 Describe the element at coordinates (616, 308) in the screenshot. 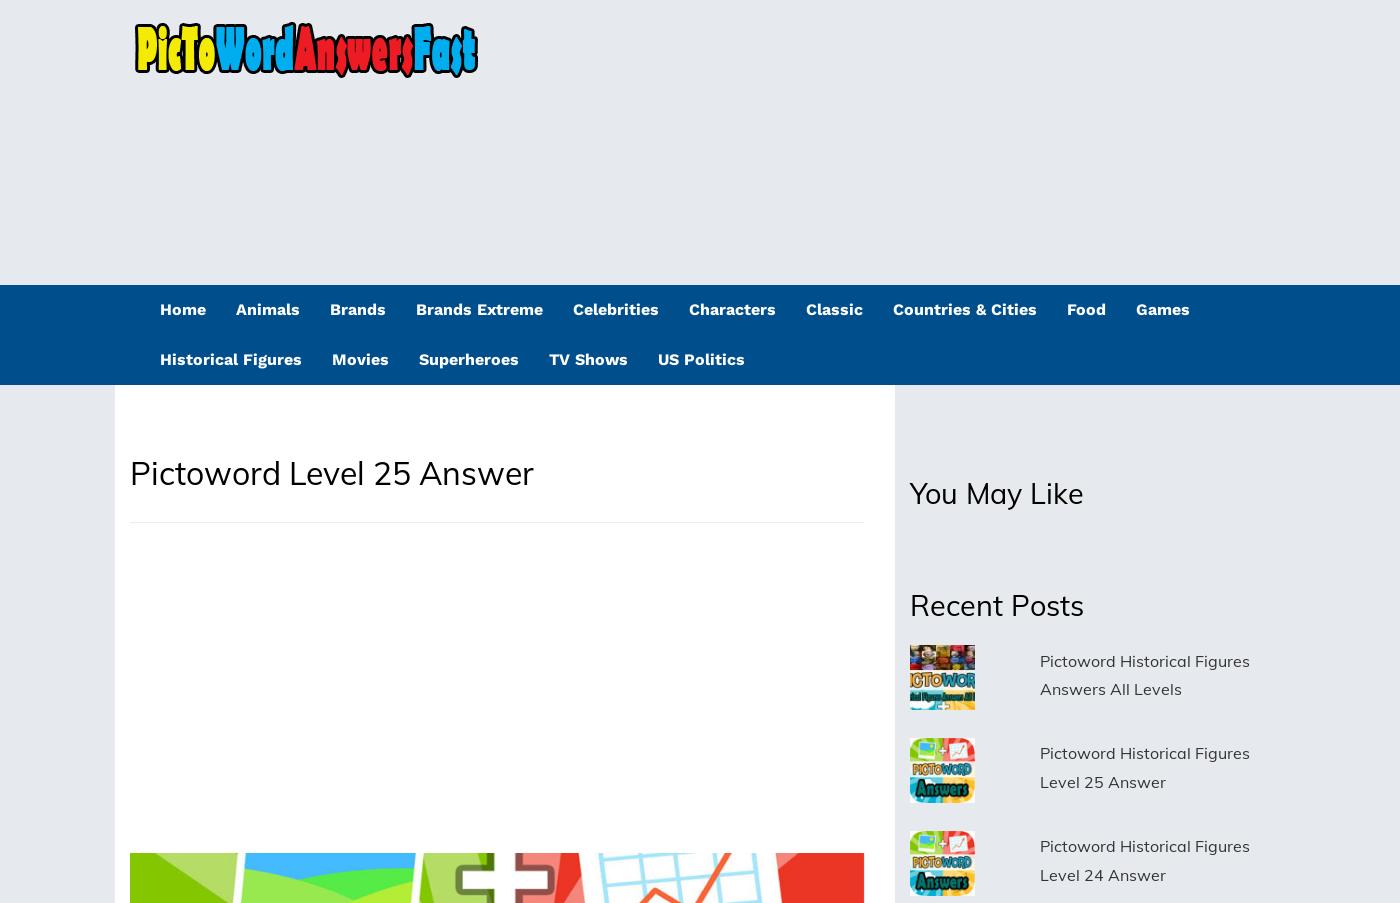

I see `'Celebrities'` at that location.